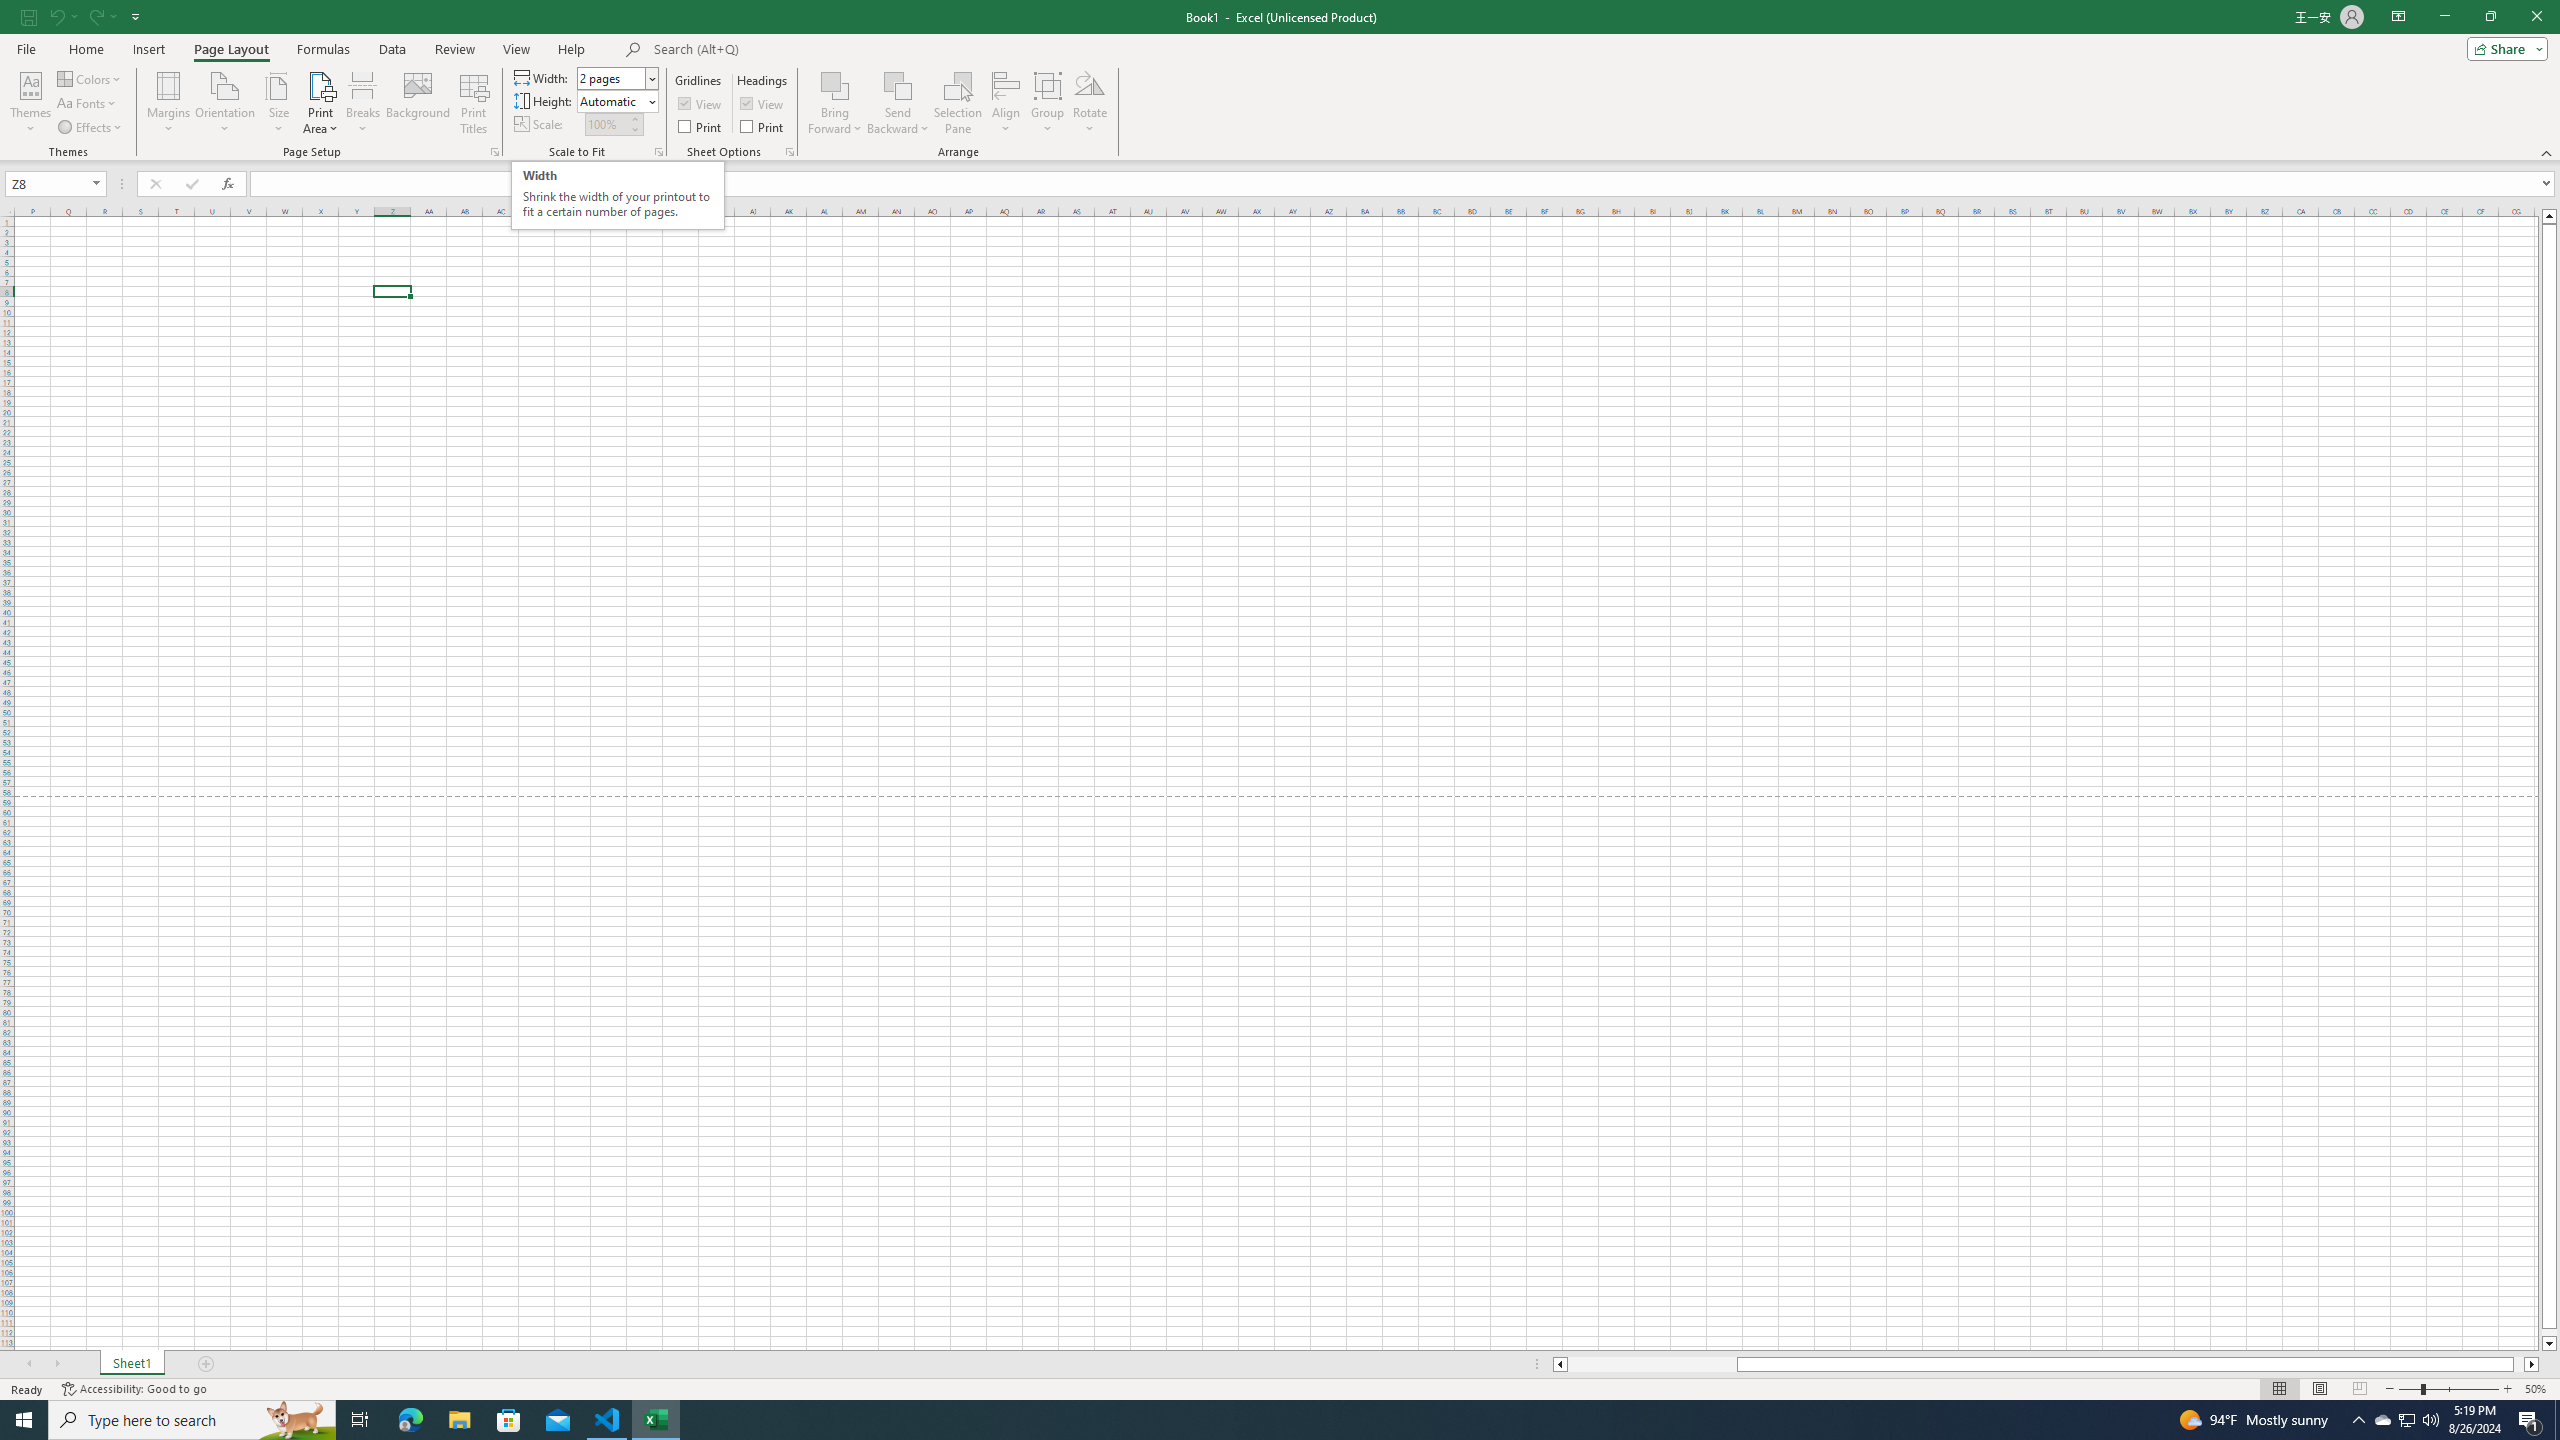 The height and width of the screenshot is (1440, 2560). Describe the element at coordinates (835, 84) in the screenshot. I see `'Bring Forward'` at that location.